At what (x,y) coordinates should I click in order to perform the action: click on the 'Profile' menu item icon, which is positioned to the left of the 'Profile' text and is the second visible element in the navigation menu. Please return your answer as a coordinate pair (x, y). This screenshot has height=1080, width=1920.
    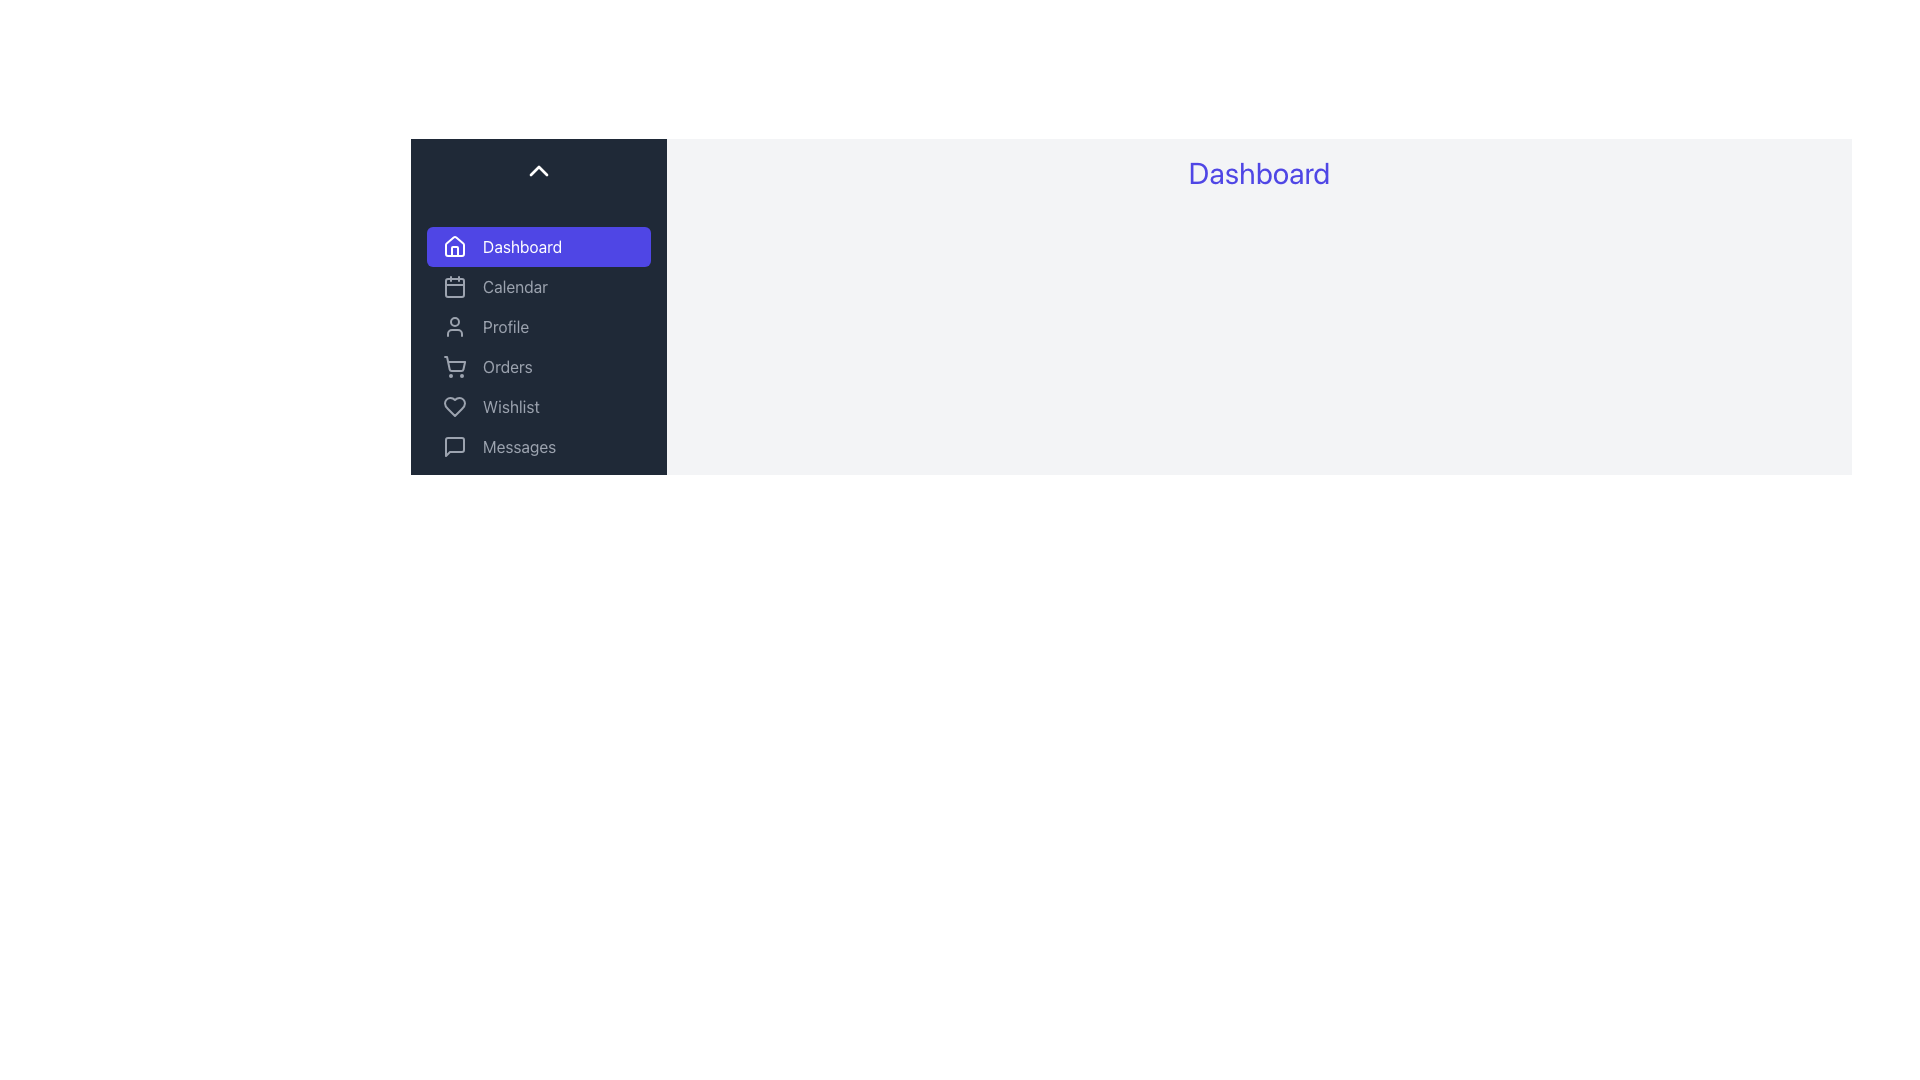
    Looking at the image, I should click on (454, 326).